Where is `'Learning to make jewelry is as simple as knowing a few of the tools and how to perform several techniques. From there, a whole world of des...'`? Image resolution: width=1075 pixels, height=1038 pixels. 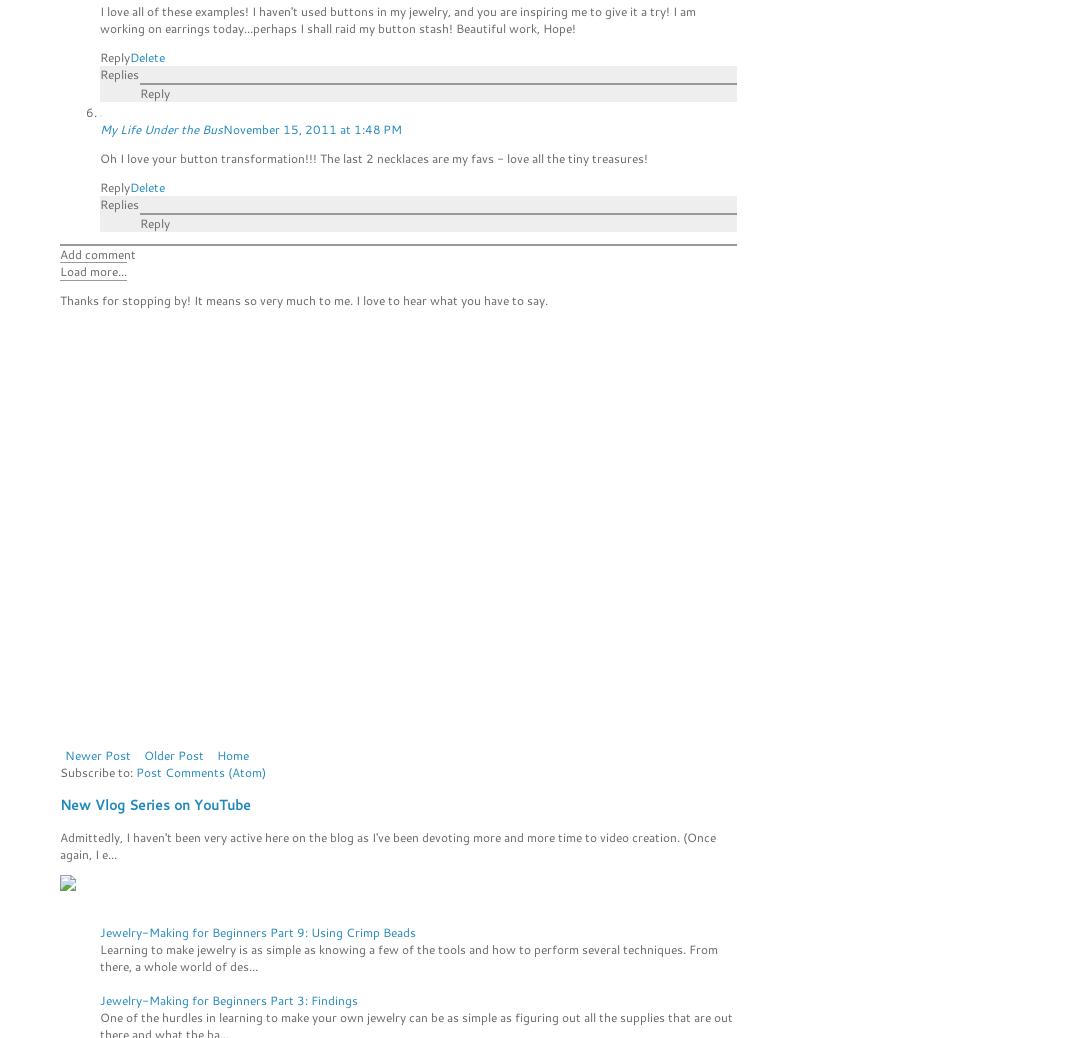
'Learning to make jewelry is as simple as knowing a few of the tools and how to perform several techniques. From there, a whole world of des...' is located at coordinates (408, 957).